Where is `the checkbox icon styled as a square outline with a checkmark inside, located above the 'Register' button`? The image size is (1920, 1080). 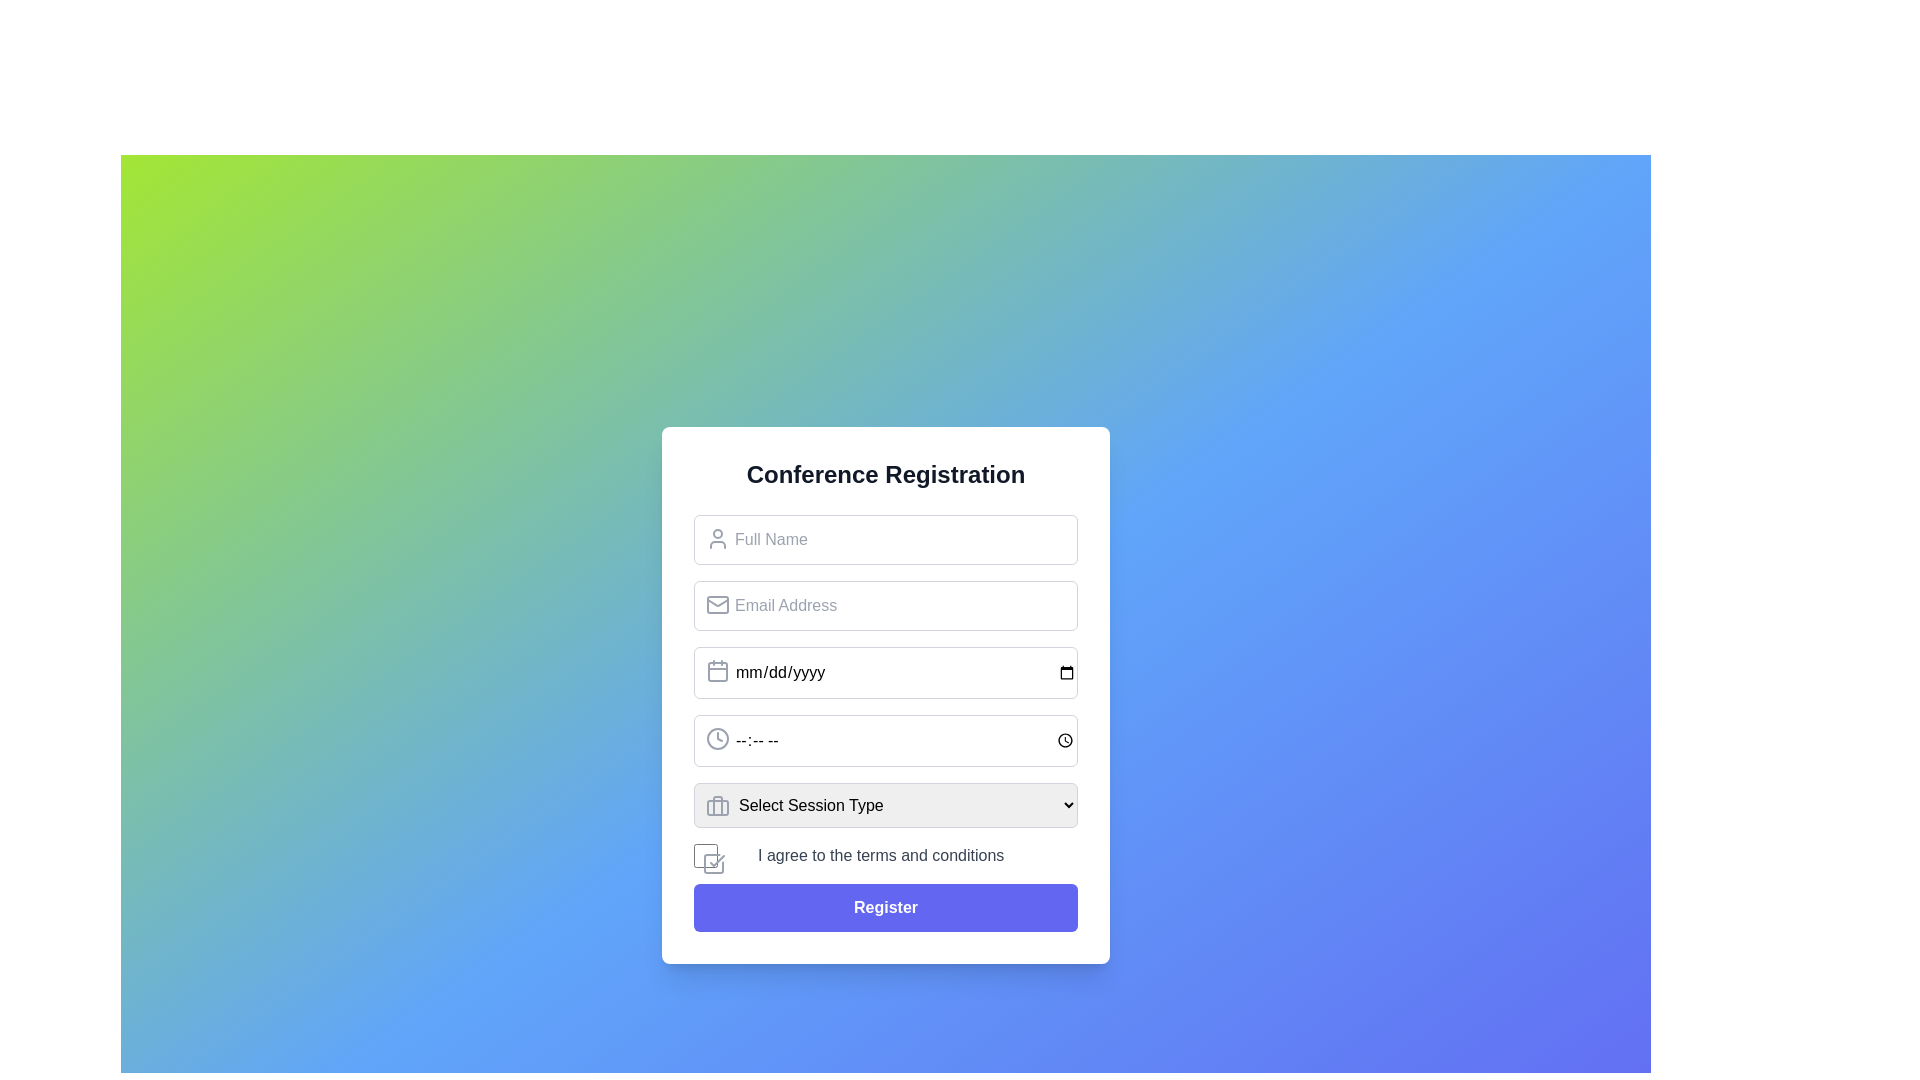 the checkbox icon styled as a square outline with a checkmark inside, located above the 'Register' button is located at coordinates (714, 862).